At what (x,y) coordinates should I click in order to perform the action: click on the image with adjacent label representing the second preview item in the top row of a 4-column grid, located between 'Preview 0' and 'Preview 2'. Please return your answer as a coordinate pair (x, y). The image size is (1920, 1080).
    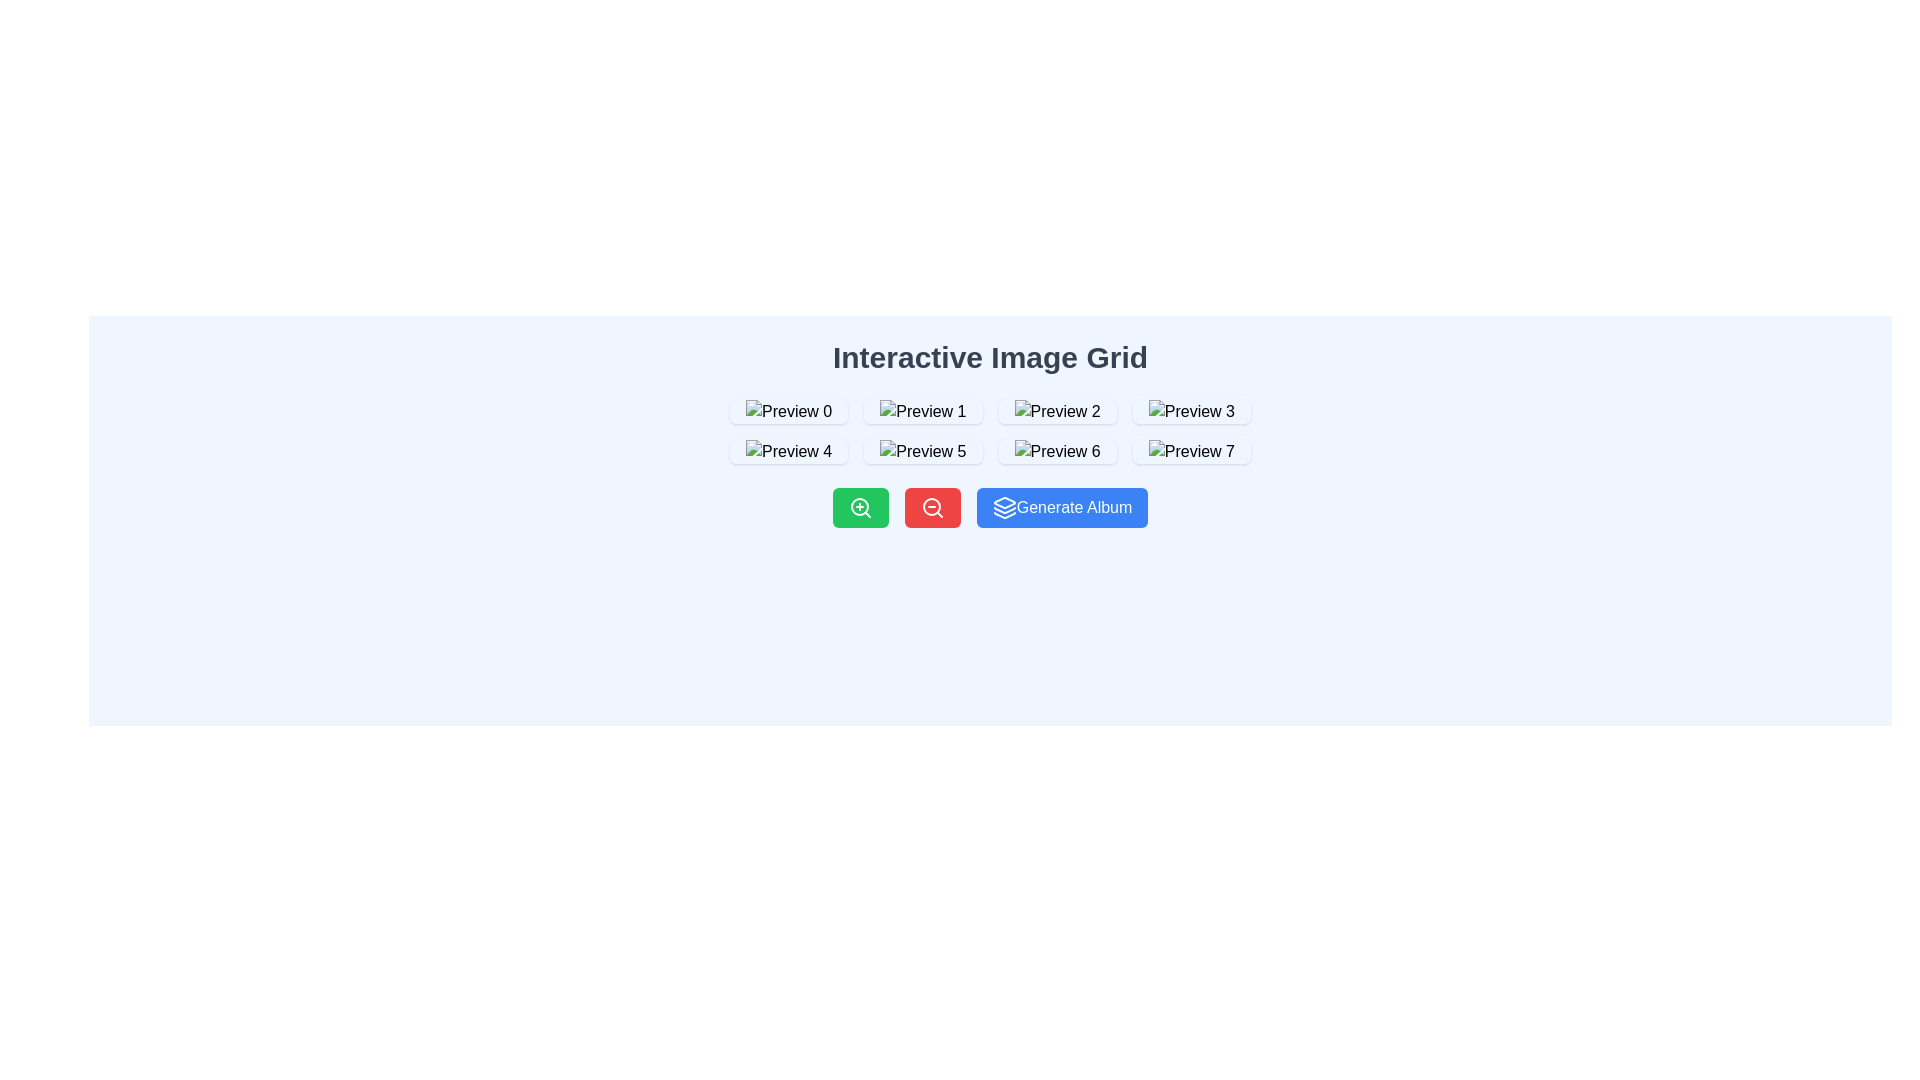
    Looking at the image, I should click on (922, 411).